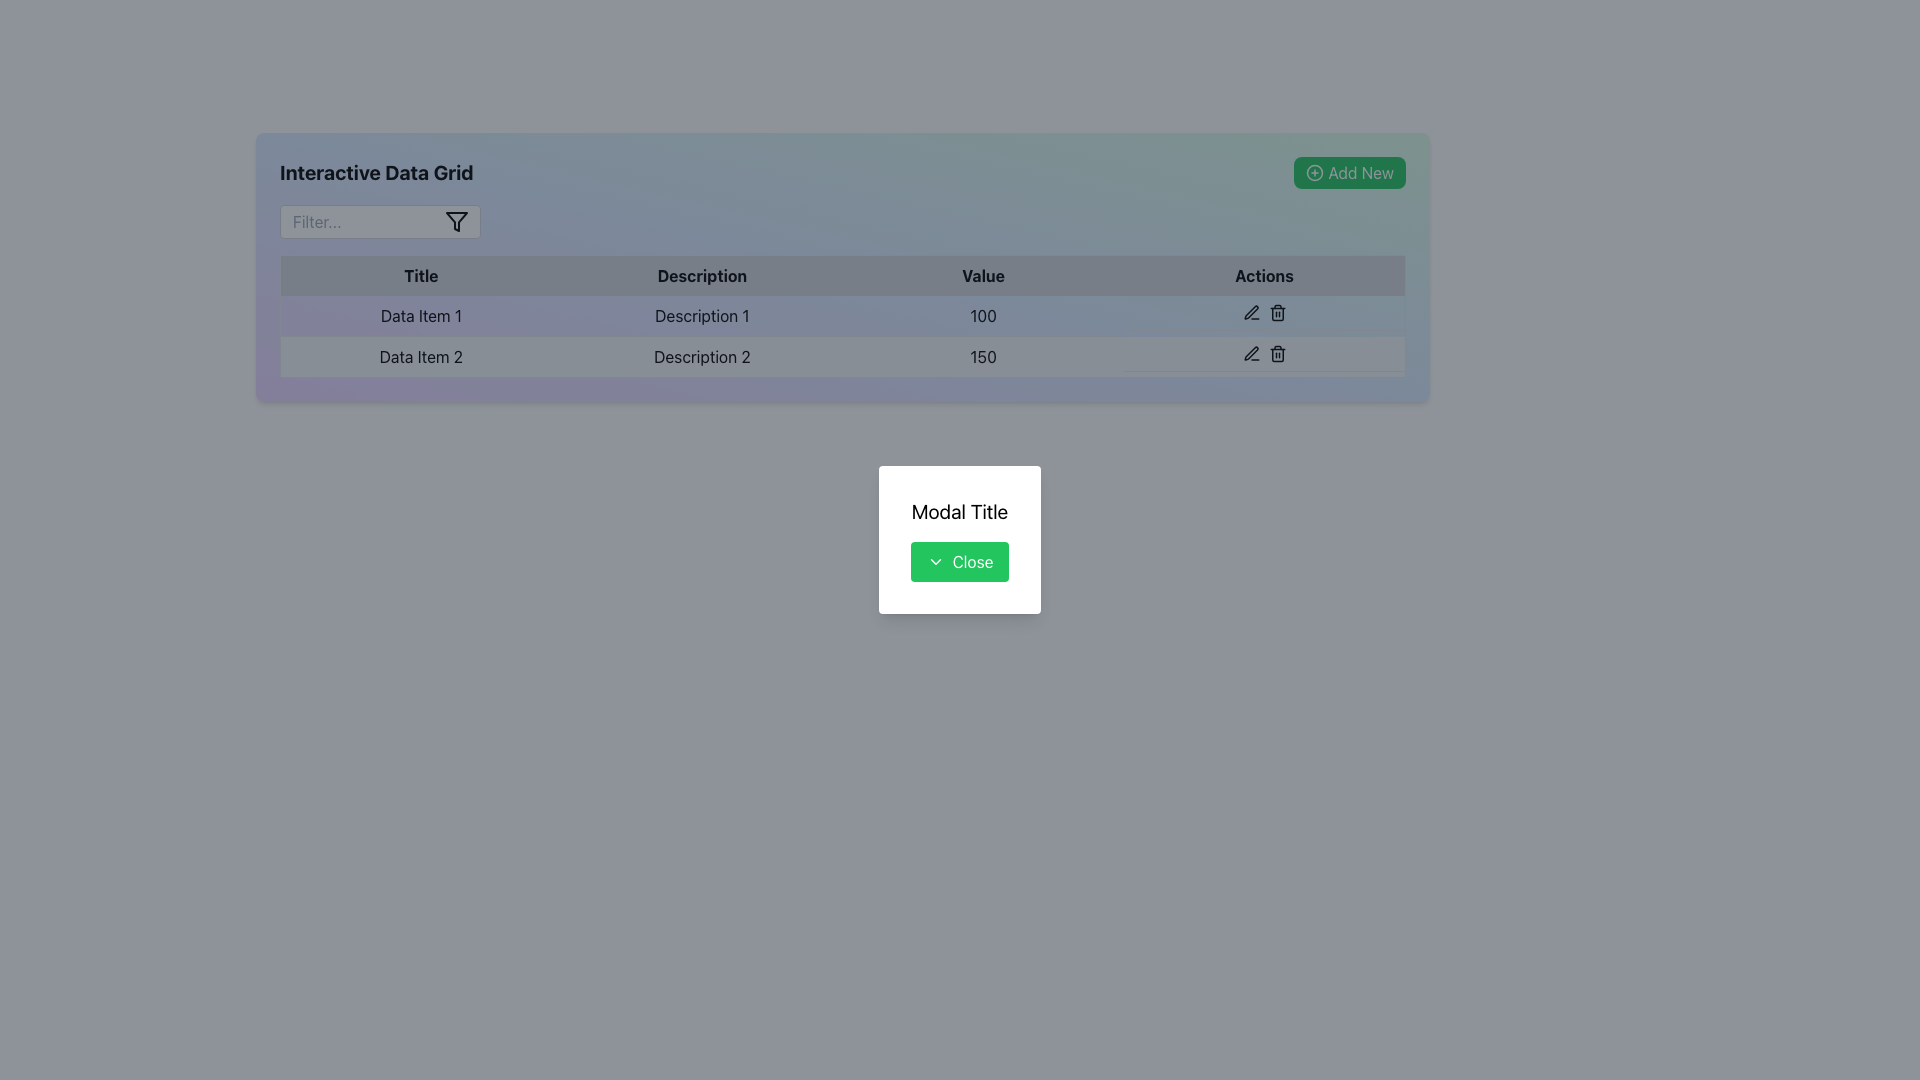 This screenshot has width=1920, height=1080. What do you see at coordinates (960, 562) in the screenshot?
I see `the green rounded rectangle button labeled 'Close' with a downward arrow icon` at bounding box center [960, 562].